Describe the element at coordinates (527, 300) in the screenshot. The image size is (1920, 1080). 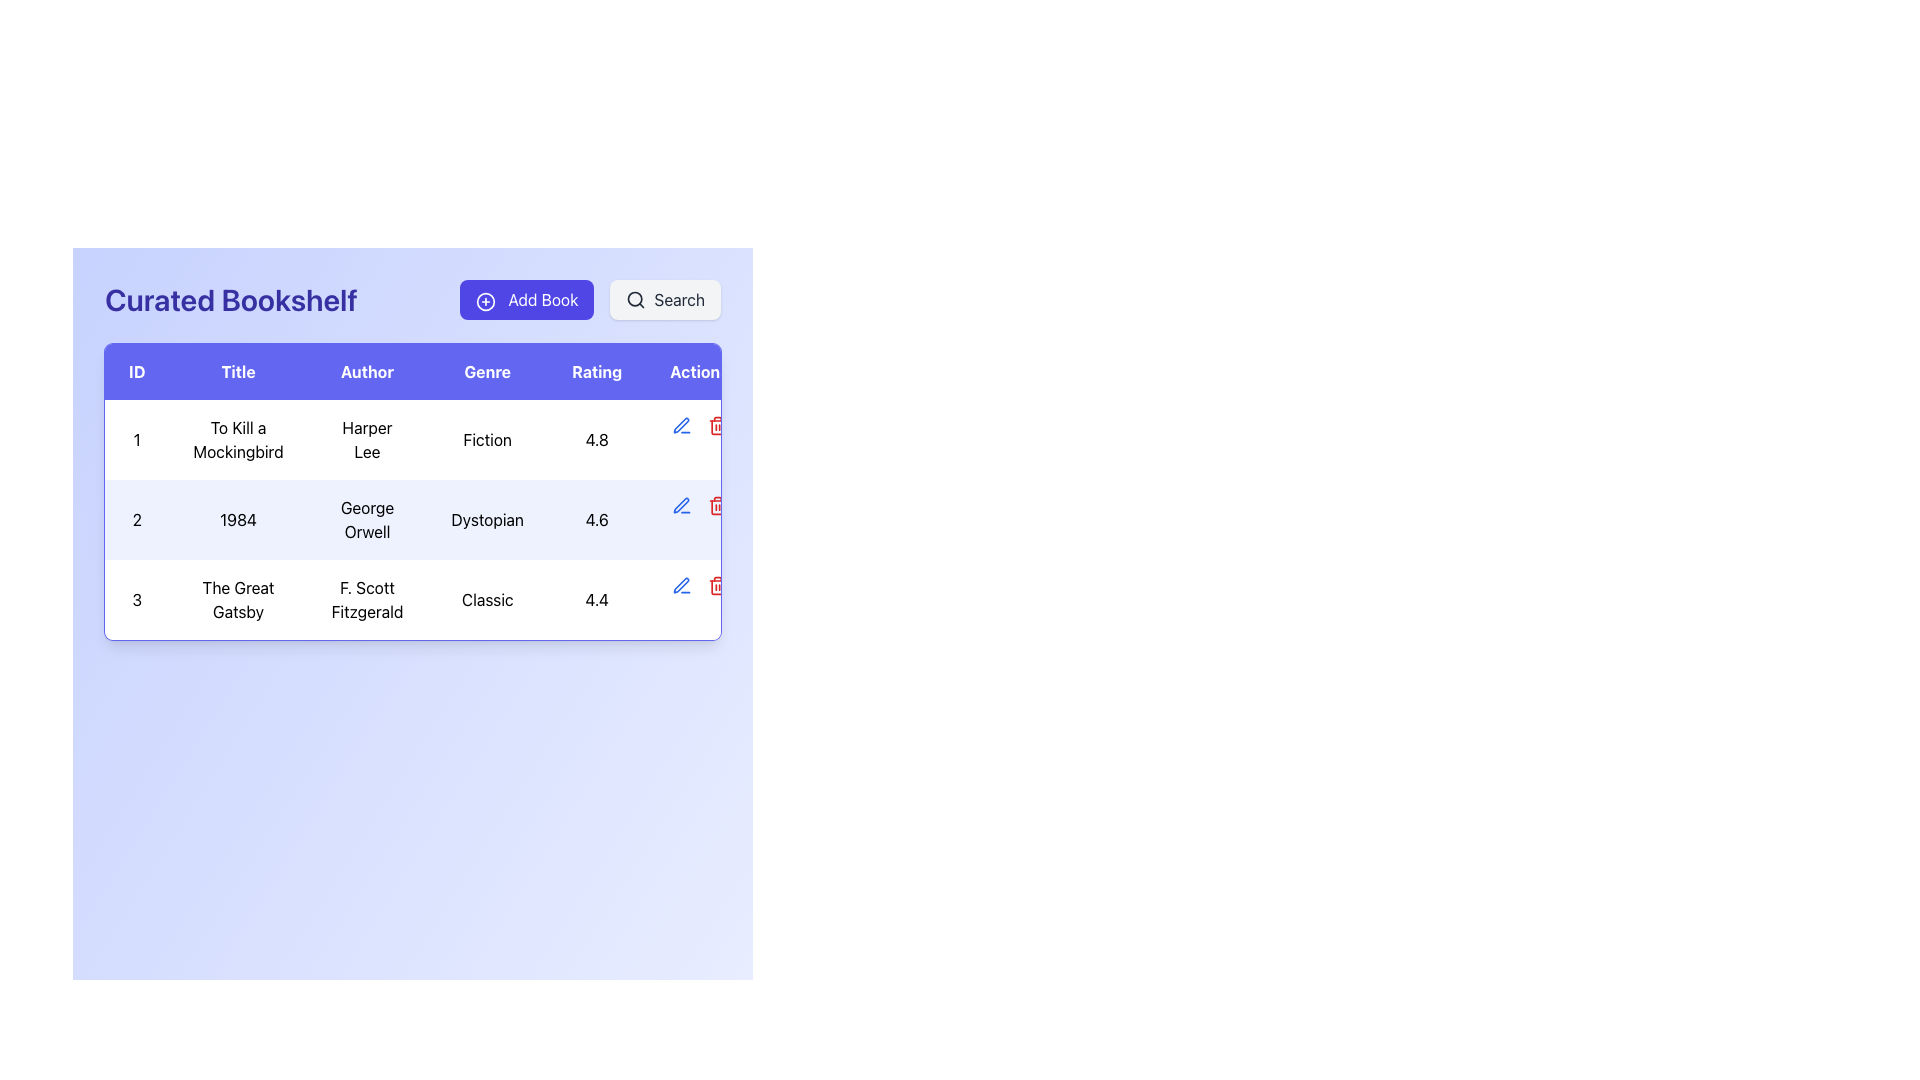
I see `the 'Add Book' button with a blue background and rounded corners` at that location.